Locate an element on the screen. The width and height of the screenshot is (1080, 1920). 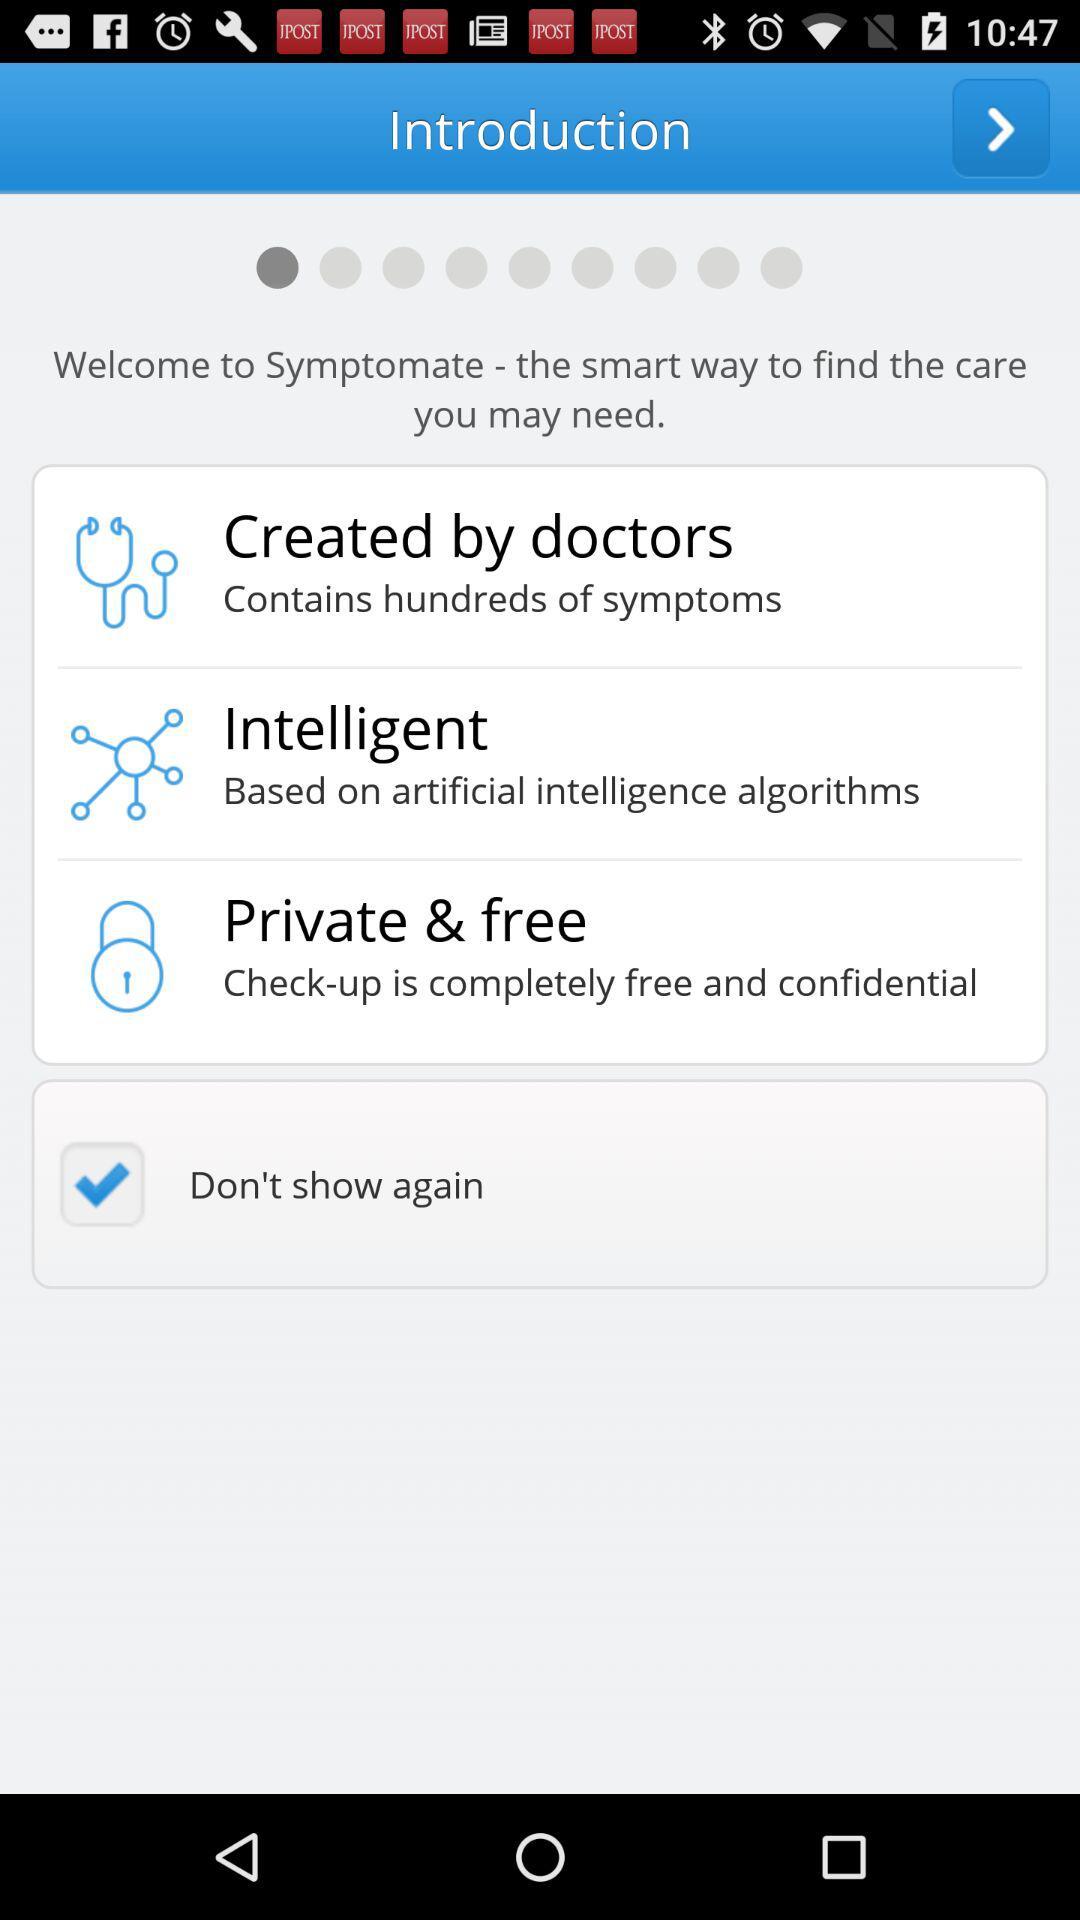
app to the right of introduction is located at coordinates (1001, 127).